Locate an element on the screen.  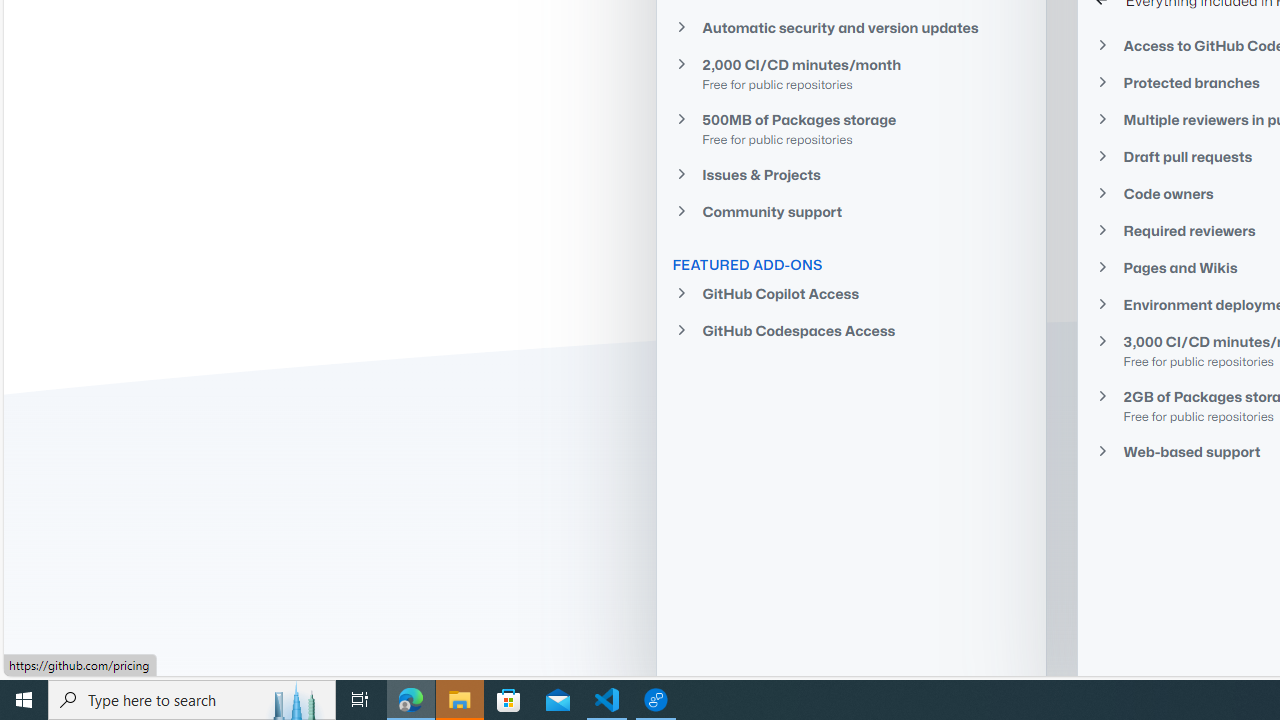
'GitHub Copilot Access' is located at coordinates (851, 294).